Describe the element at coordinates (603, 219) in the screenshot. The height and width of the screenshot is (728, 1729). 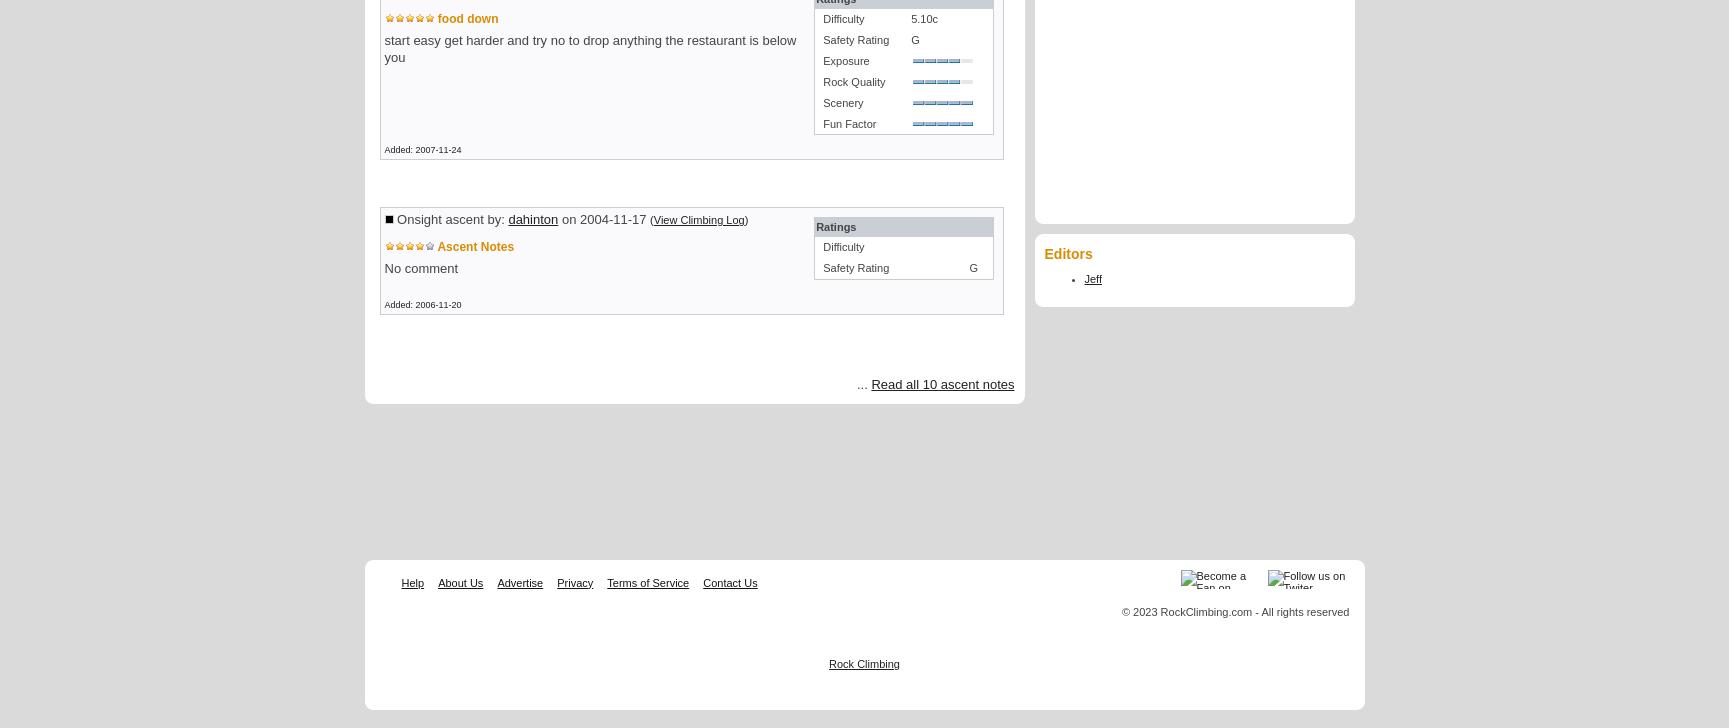
I see `'on 2004-11-17'` at that location.